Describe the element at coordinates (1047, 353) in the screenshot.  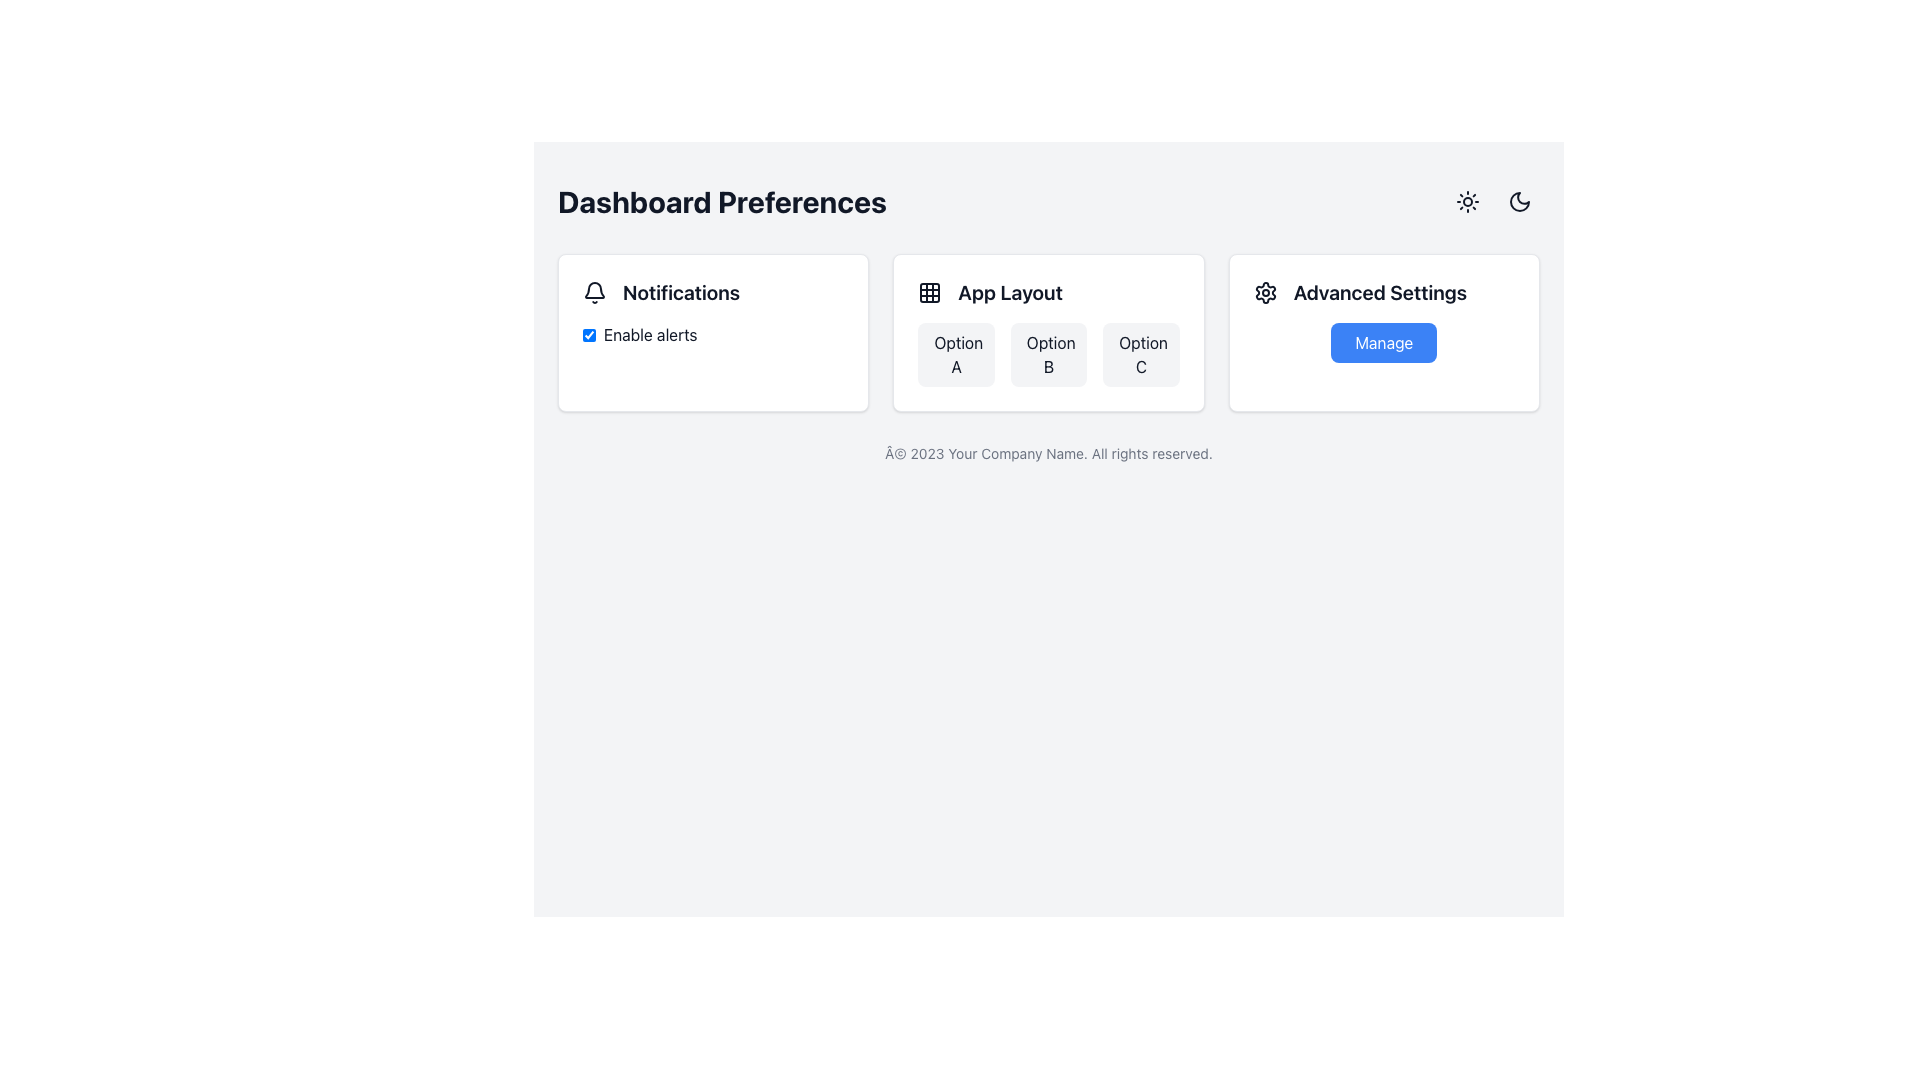
I see `the button labeled 'Option B'` at that location.